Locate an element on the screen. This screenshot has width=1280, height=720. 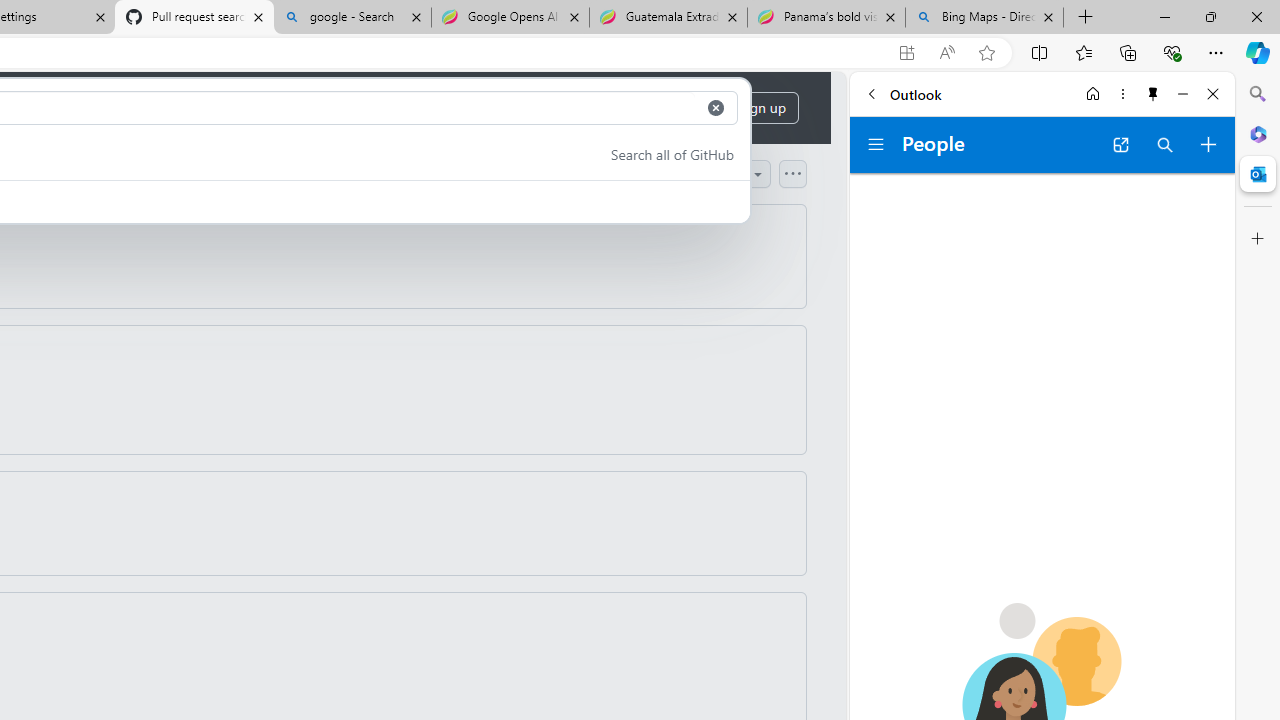
'Google Opens AI Academy for Startups - Nearshore Americas' is located at coordinates (510, 17).